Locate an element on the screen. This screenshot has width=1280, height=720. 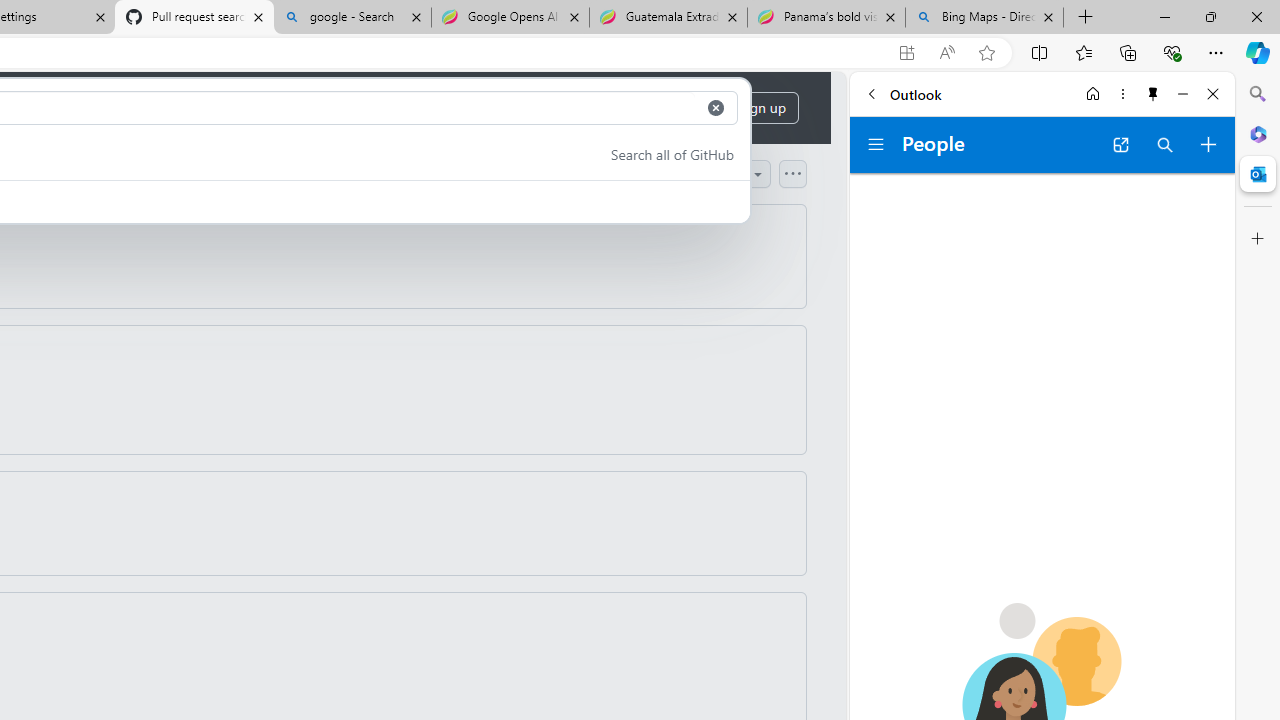
'Google Opens AI Academy for Startups - Nearshore Americas' is located at coordinates (510, 17).